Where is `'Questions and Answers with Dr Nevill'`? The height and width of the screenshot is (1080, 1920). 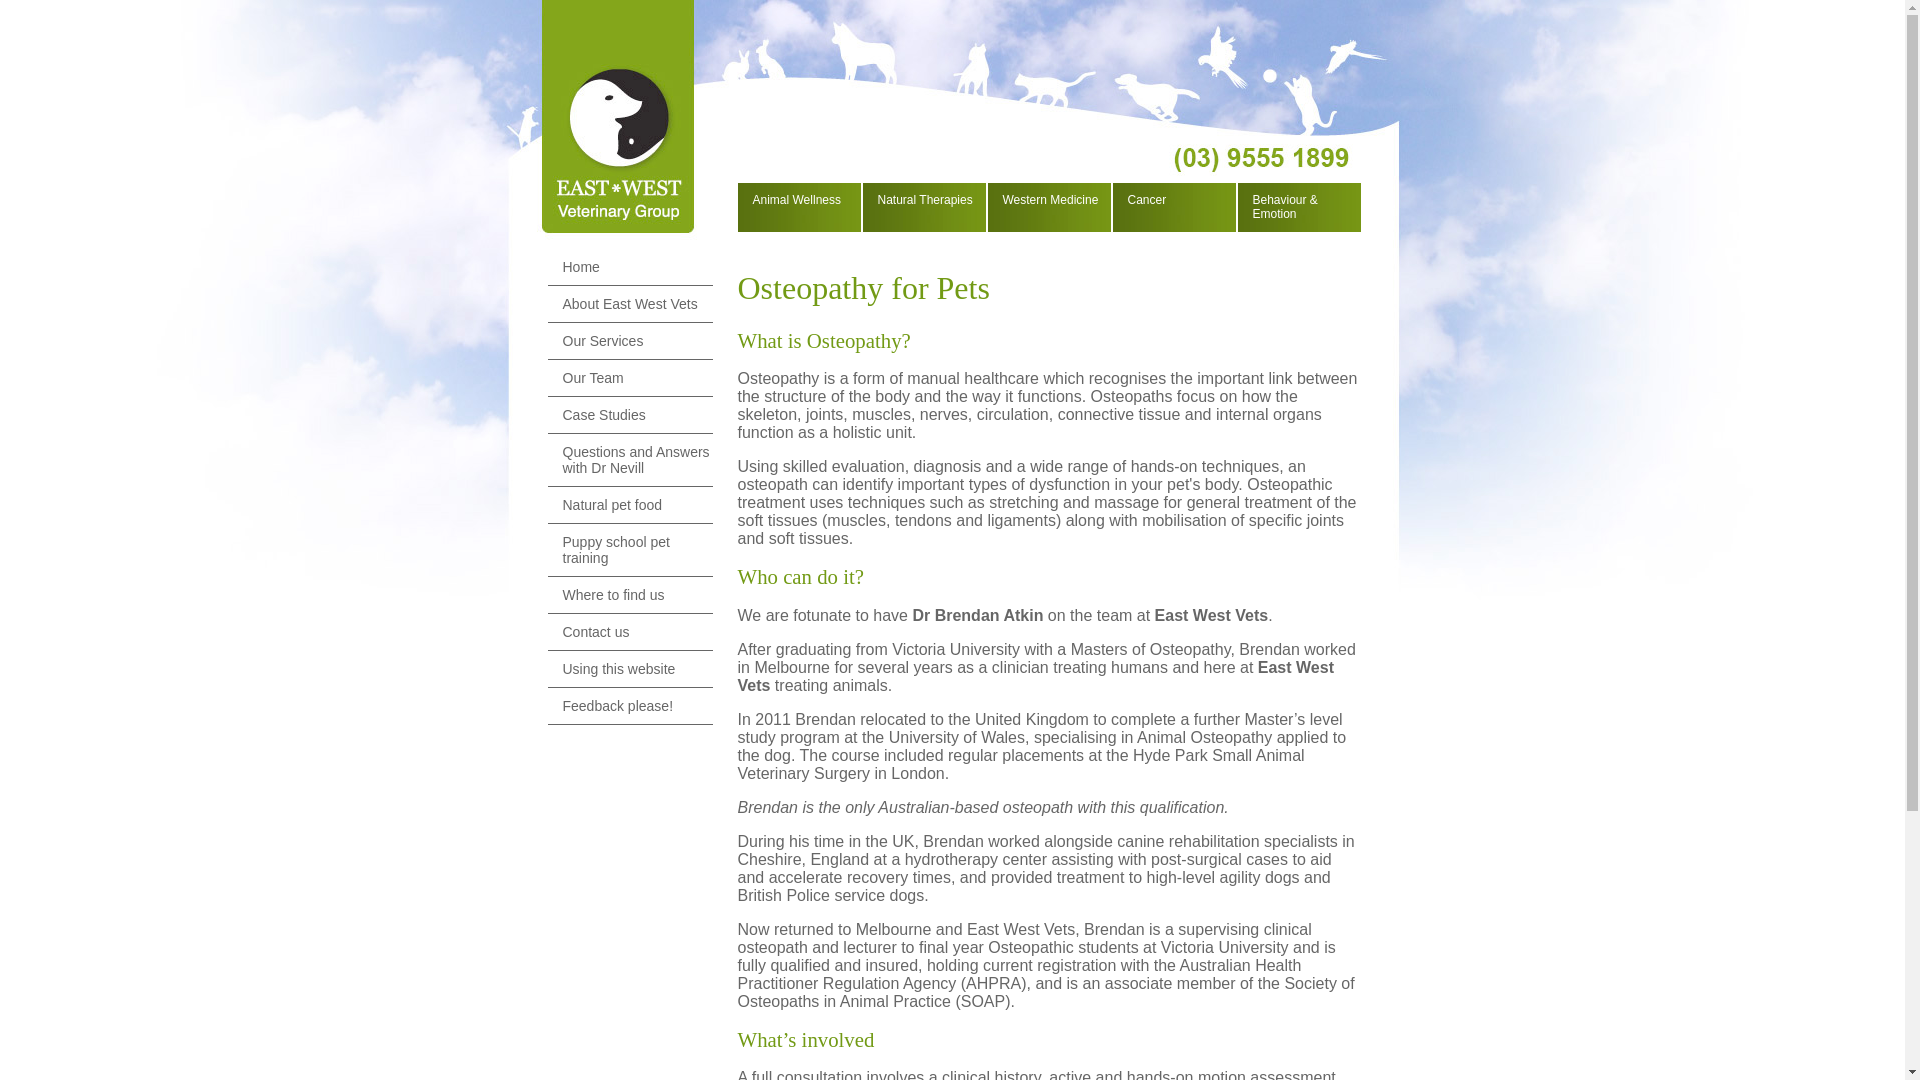 'Questions and Answers with Dr Nevill' is located at coordinates (629, 460).